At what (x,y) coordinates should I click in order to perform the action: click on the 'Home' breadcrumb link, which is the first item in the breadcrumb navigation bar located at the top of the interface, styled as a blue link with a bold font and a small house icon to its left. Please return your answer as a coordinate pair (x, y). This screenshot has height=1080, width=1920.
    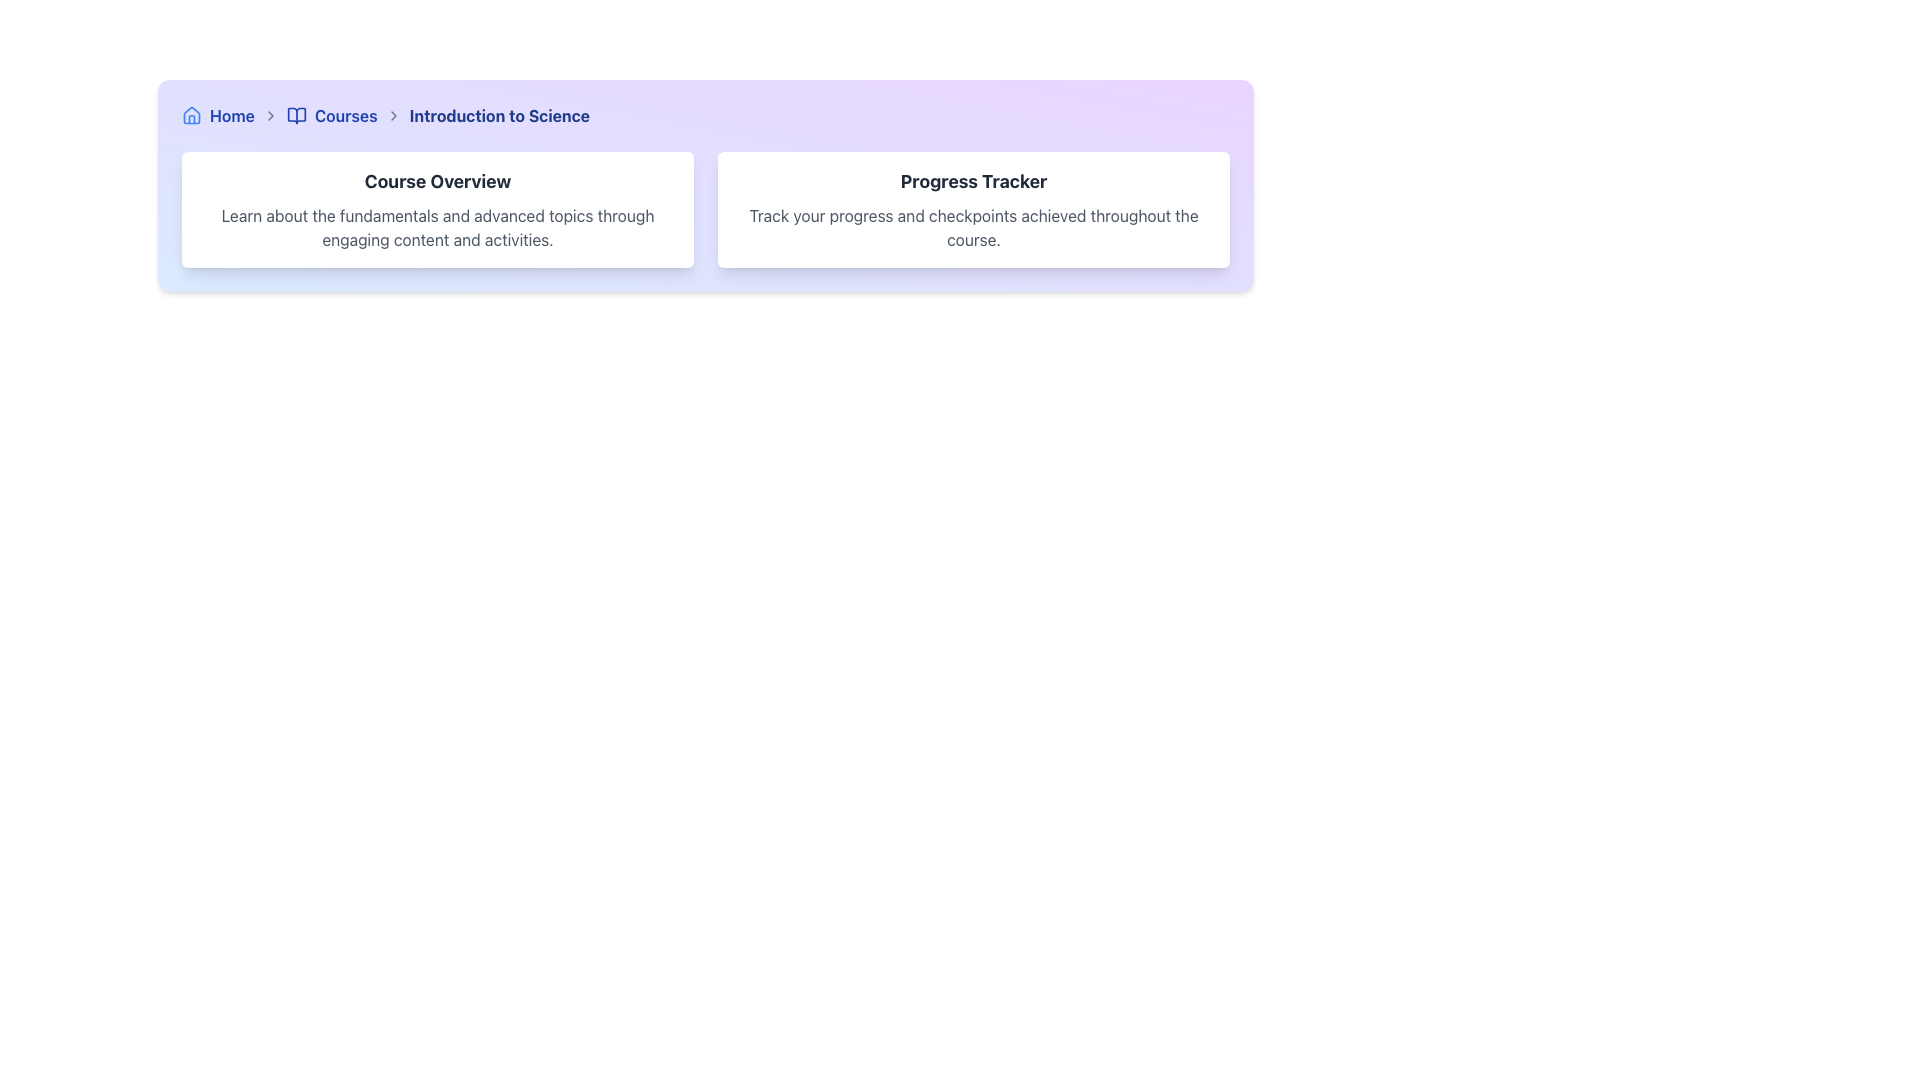
    Looking at the image, I should click on (217, 115).